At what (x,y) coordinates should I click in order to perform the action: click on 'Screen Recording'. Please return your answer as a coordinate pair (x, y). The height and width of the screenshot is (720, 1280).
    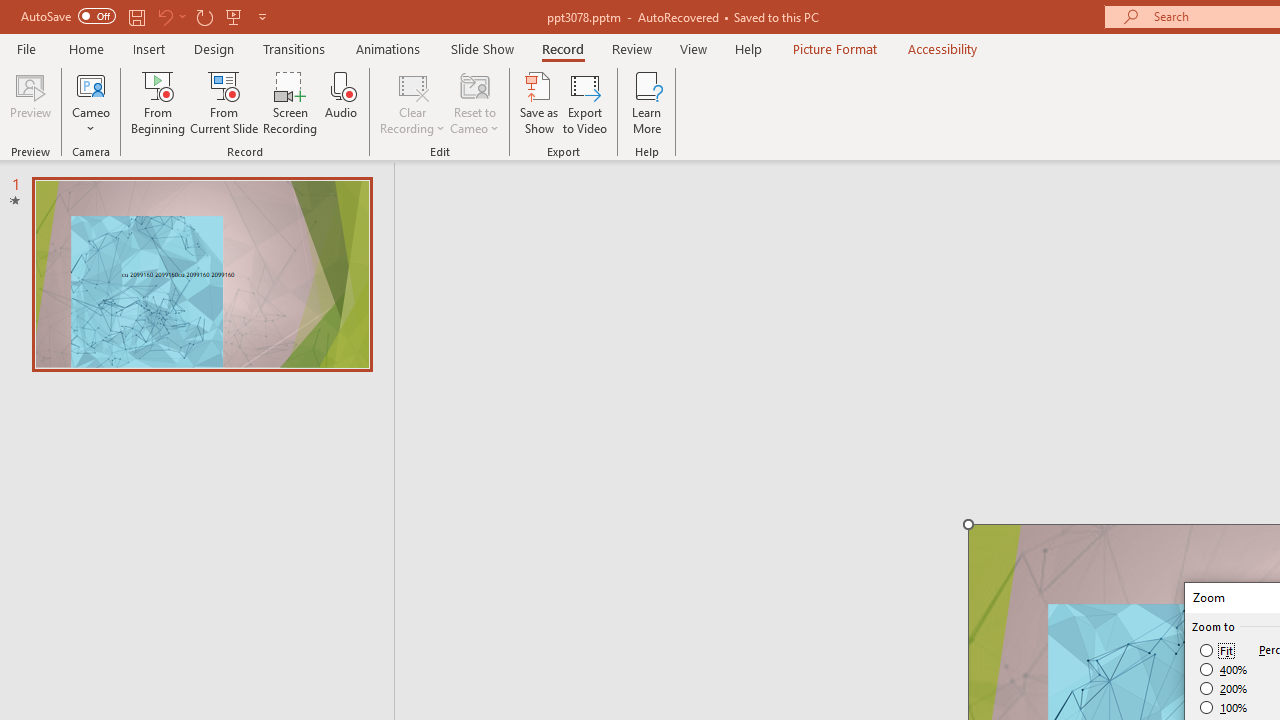
    Looking at the image, I should click on (289, 103).